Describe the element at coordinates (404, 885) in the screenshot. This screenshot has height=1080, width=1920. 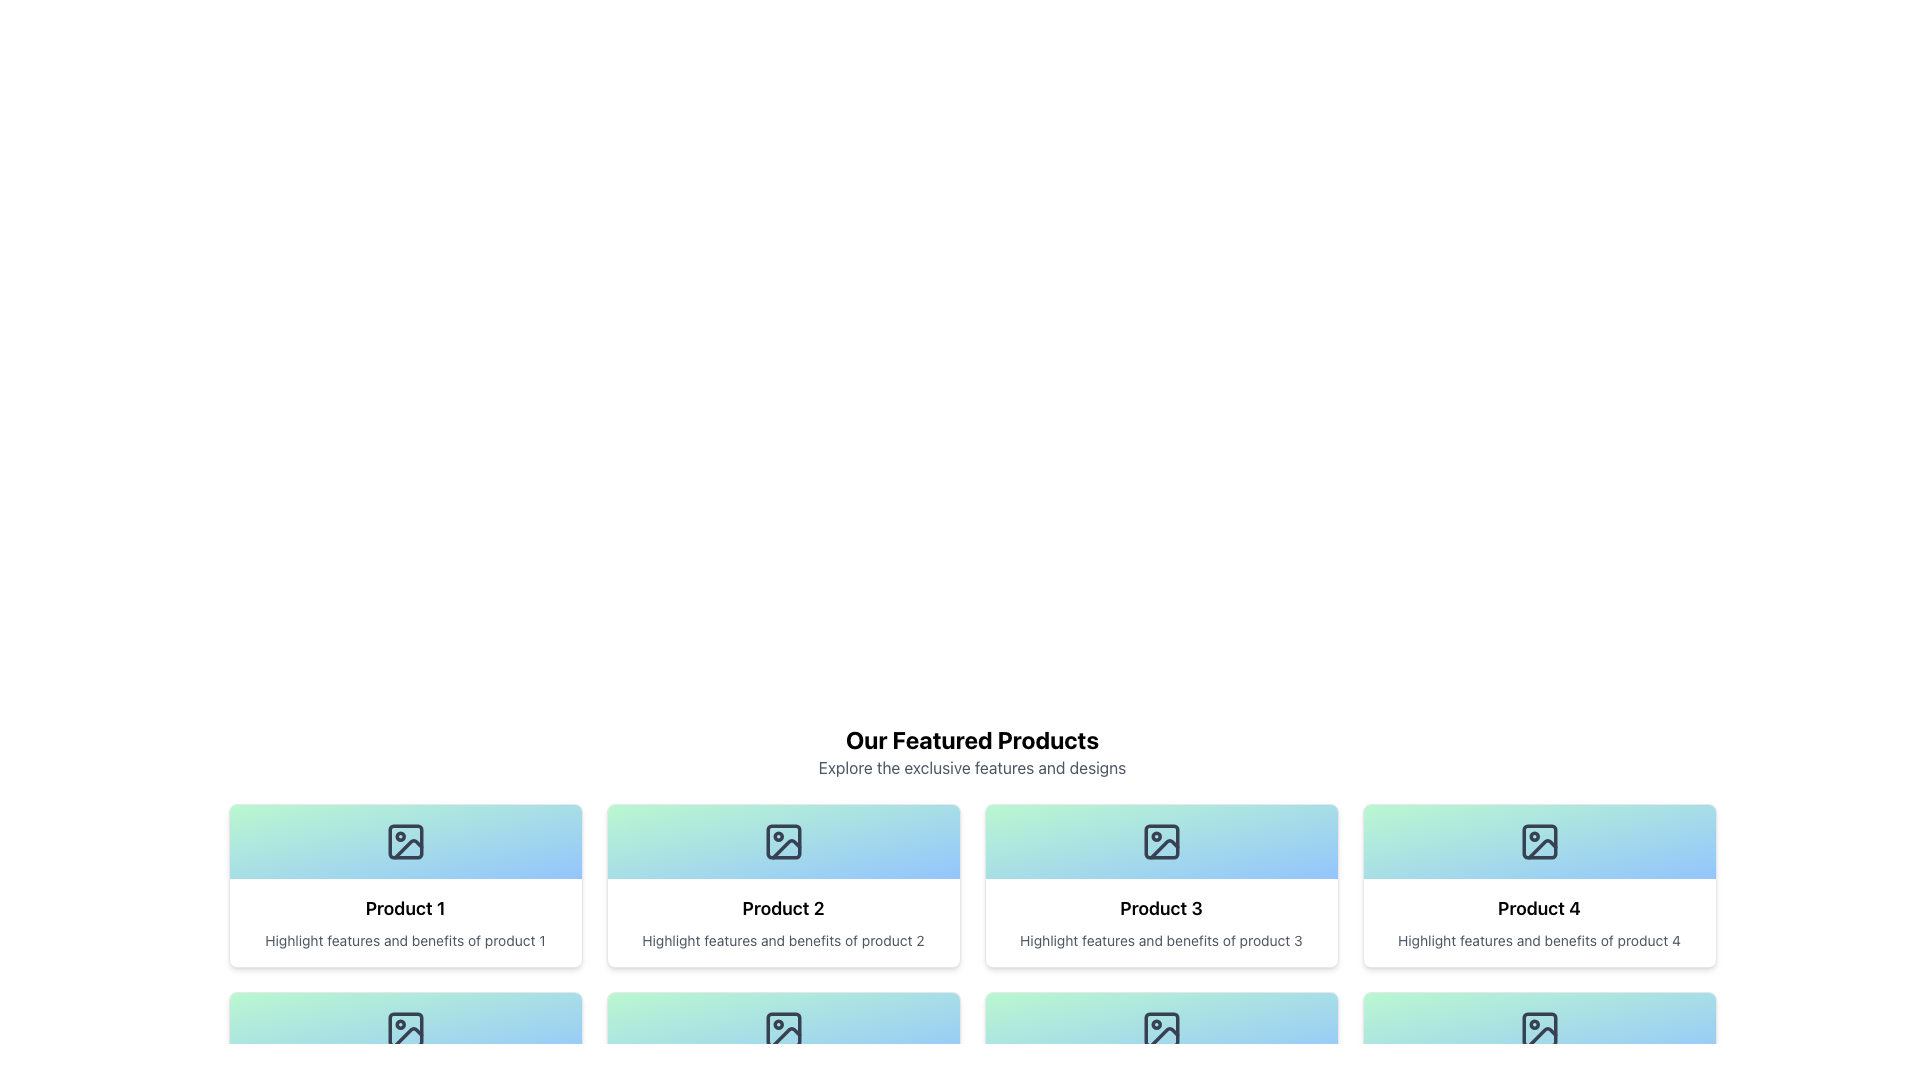
I see `the featured product card located in the top-left corner of the grid under the 'Our Featured Products' heading` at that location.